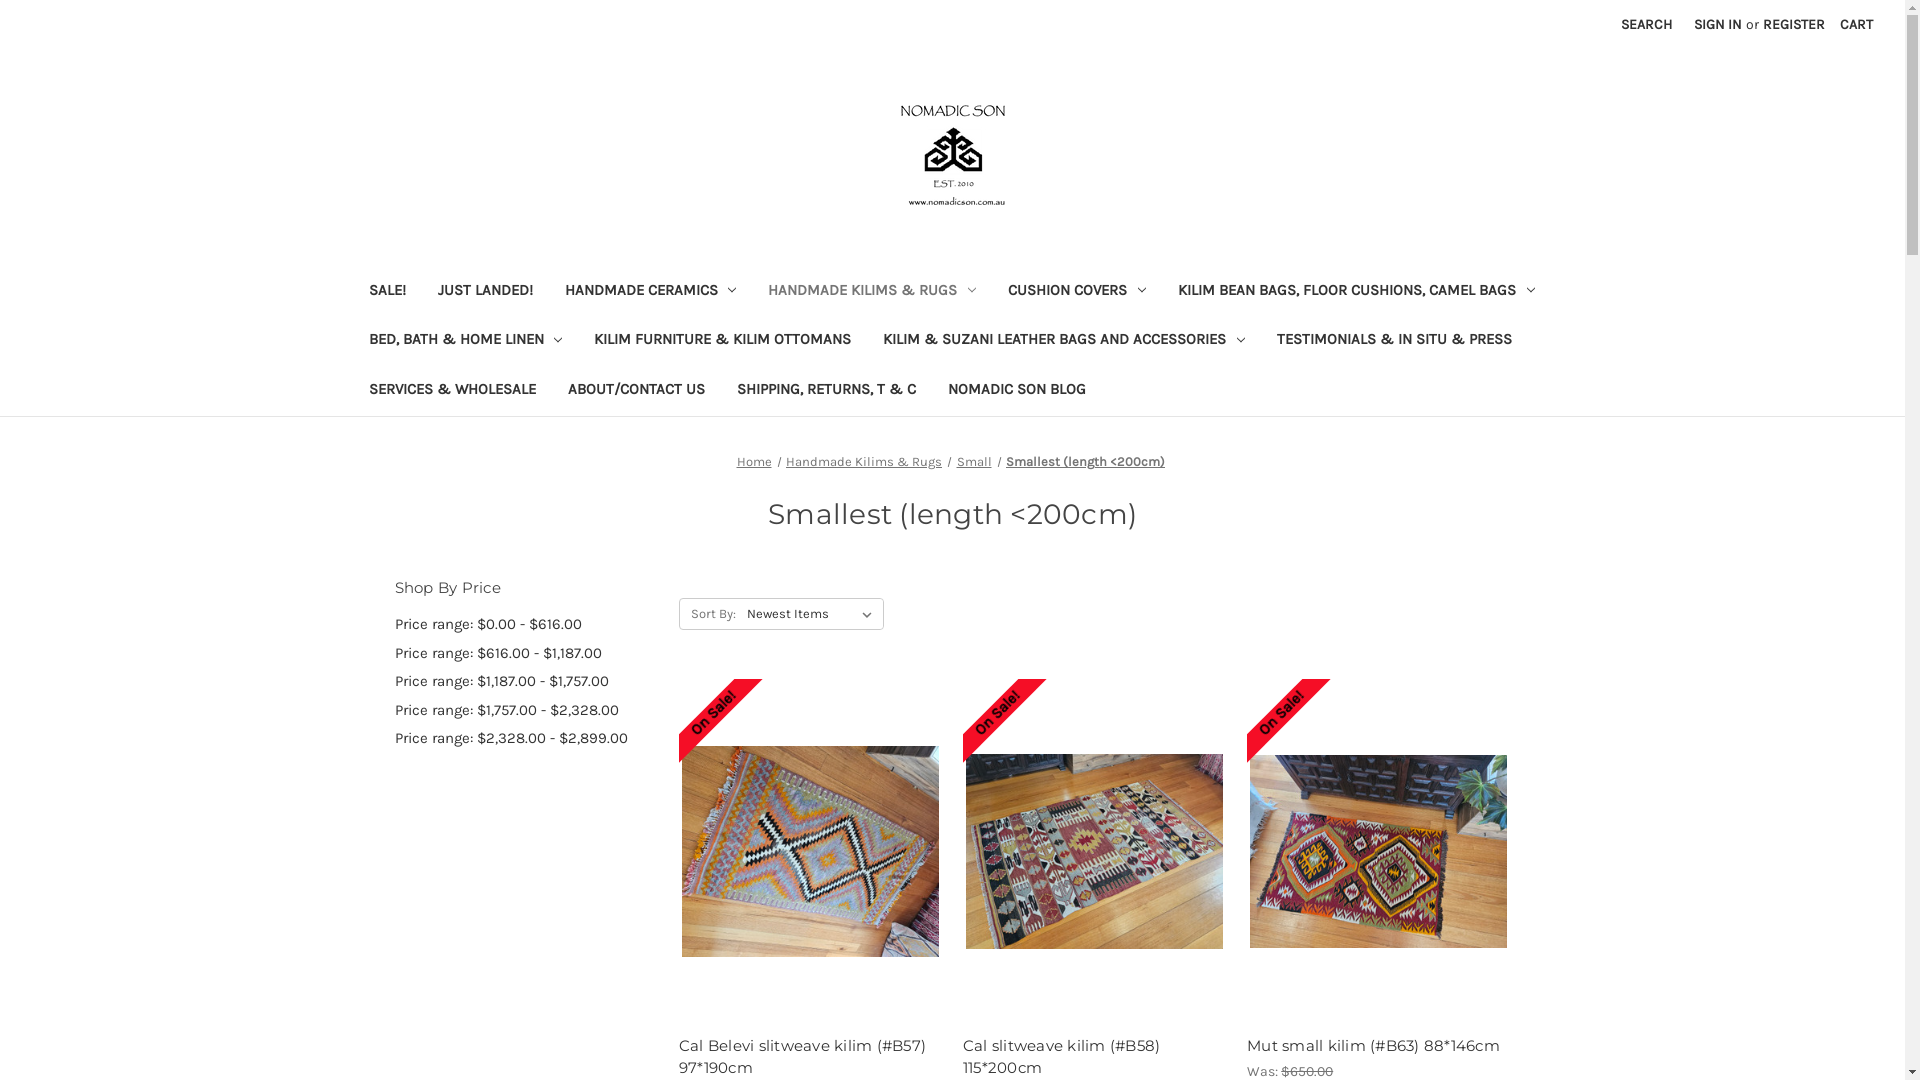  Describe the element at coordinates (1646, 24) in the screenshot. I see `'SEARCH'` at that location.